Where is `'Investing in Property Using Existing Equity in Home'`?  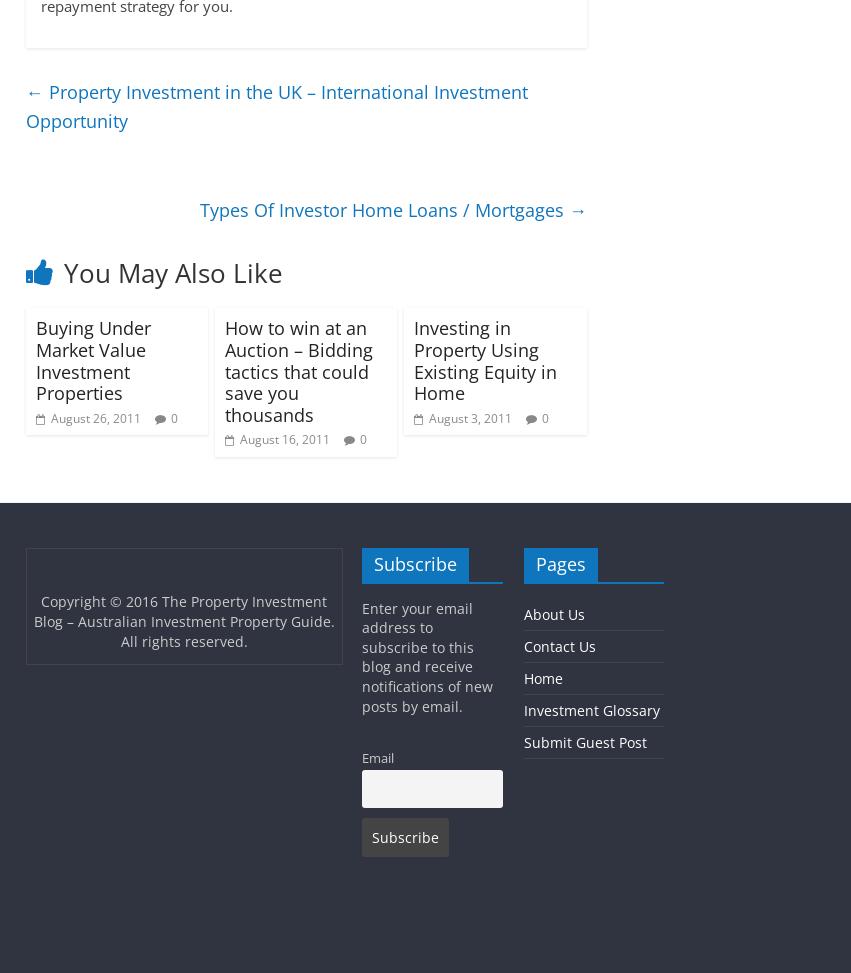 'Investing in Property Using Existing Equity in Home' is located at coordinates (484, 359).